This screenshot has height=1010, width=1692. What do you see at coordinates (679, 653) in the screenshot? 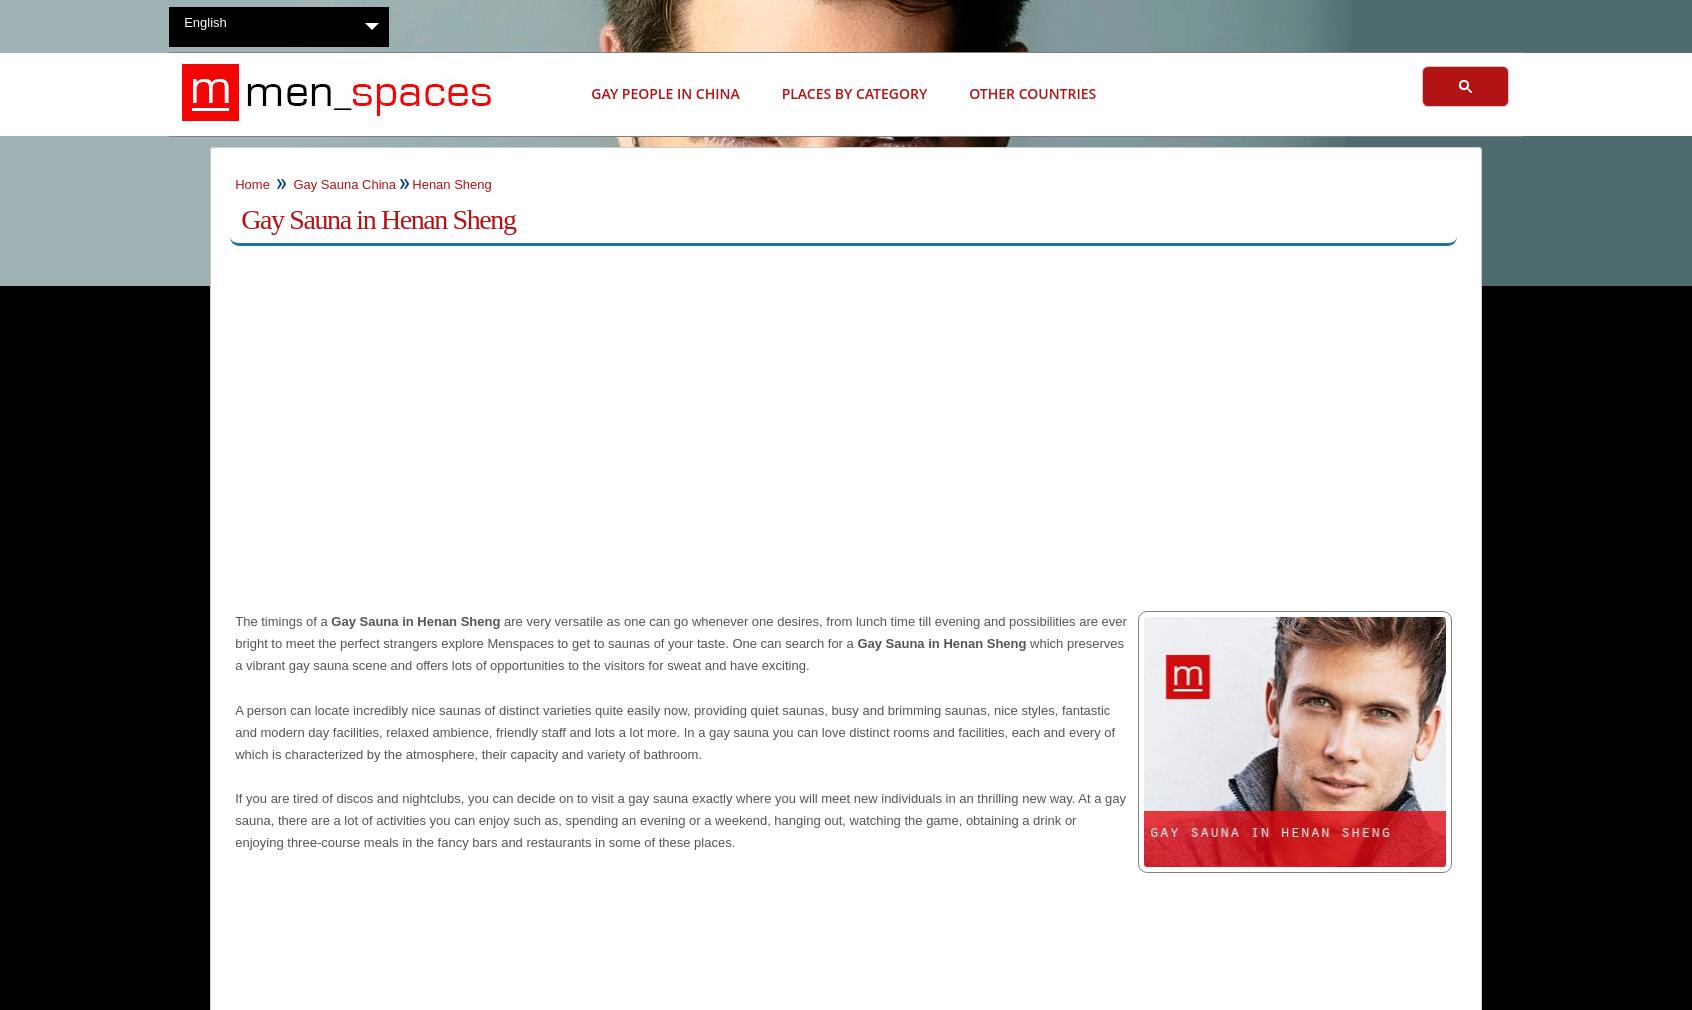
I see `'which preserves a vibrant gay sauna scene and offers lots of opportunities to the visitors for sweat and have exciting.'` at bounding box center [679, 653].